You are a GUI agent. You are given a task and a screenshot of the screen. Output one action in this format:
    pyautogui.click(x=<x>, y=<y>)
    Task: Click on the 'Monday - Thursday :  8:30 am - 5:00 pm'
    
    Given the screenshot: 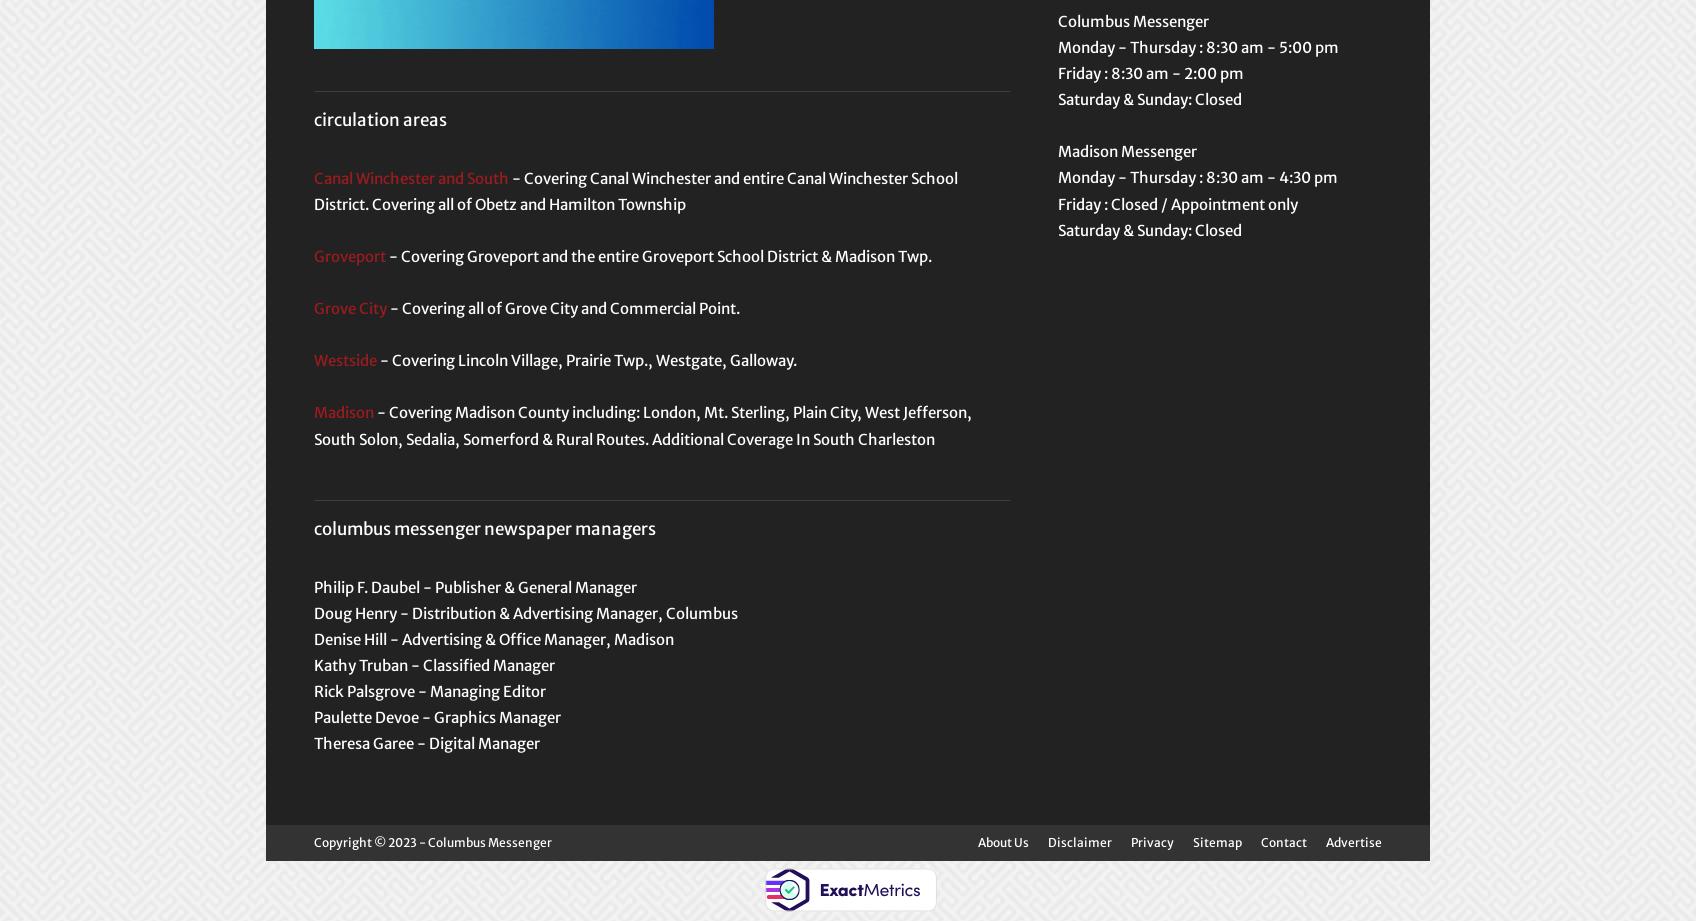 What is the action you would take?
    pyautogui.click(x=1198, y=47)
    